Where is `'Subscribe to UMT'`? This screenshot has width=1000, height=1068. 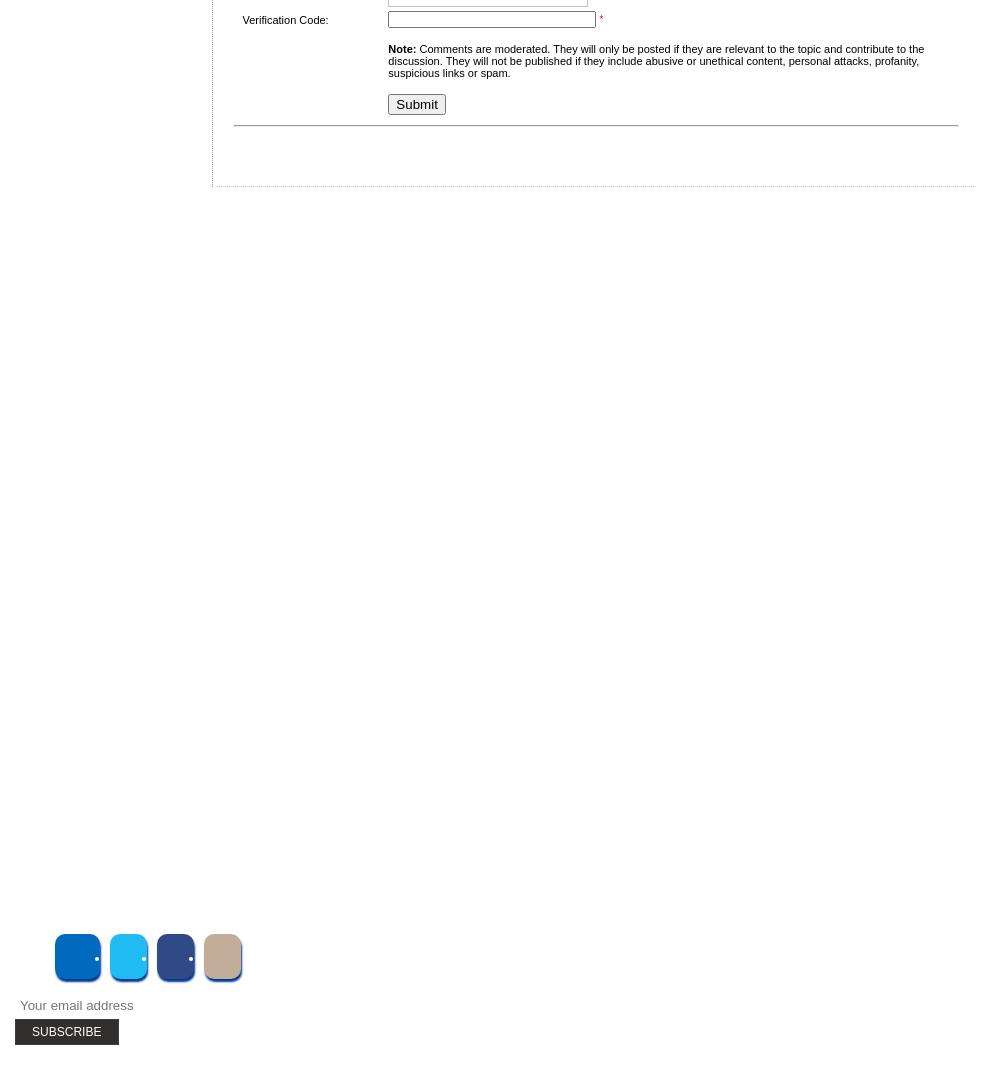 'Subscribe to UMT' is located at coordinates (298, 954).